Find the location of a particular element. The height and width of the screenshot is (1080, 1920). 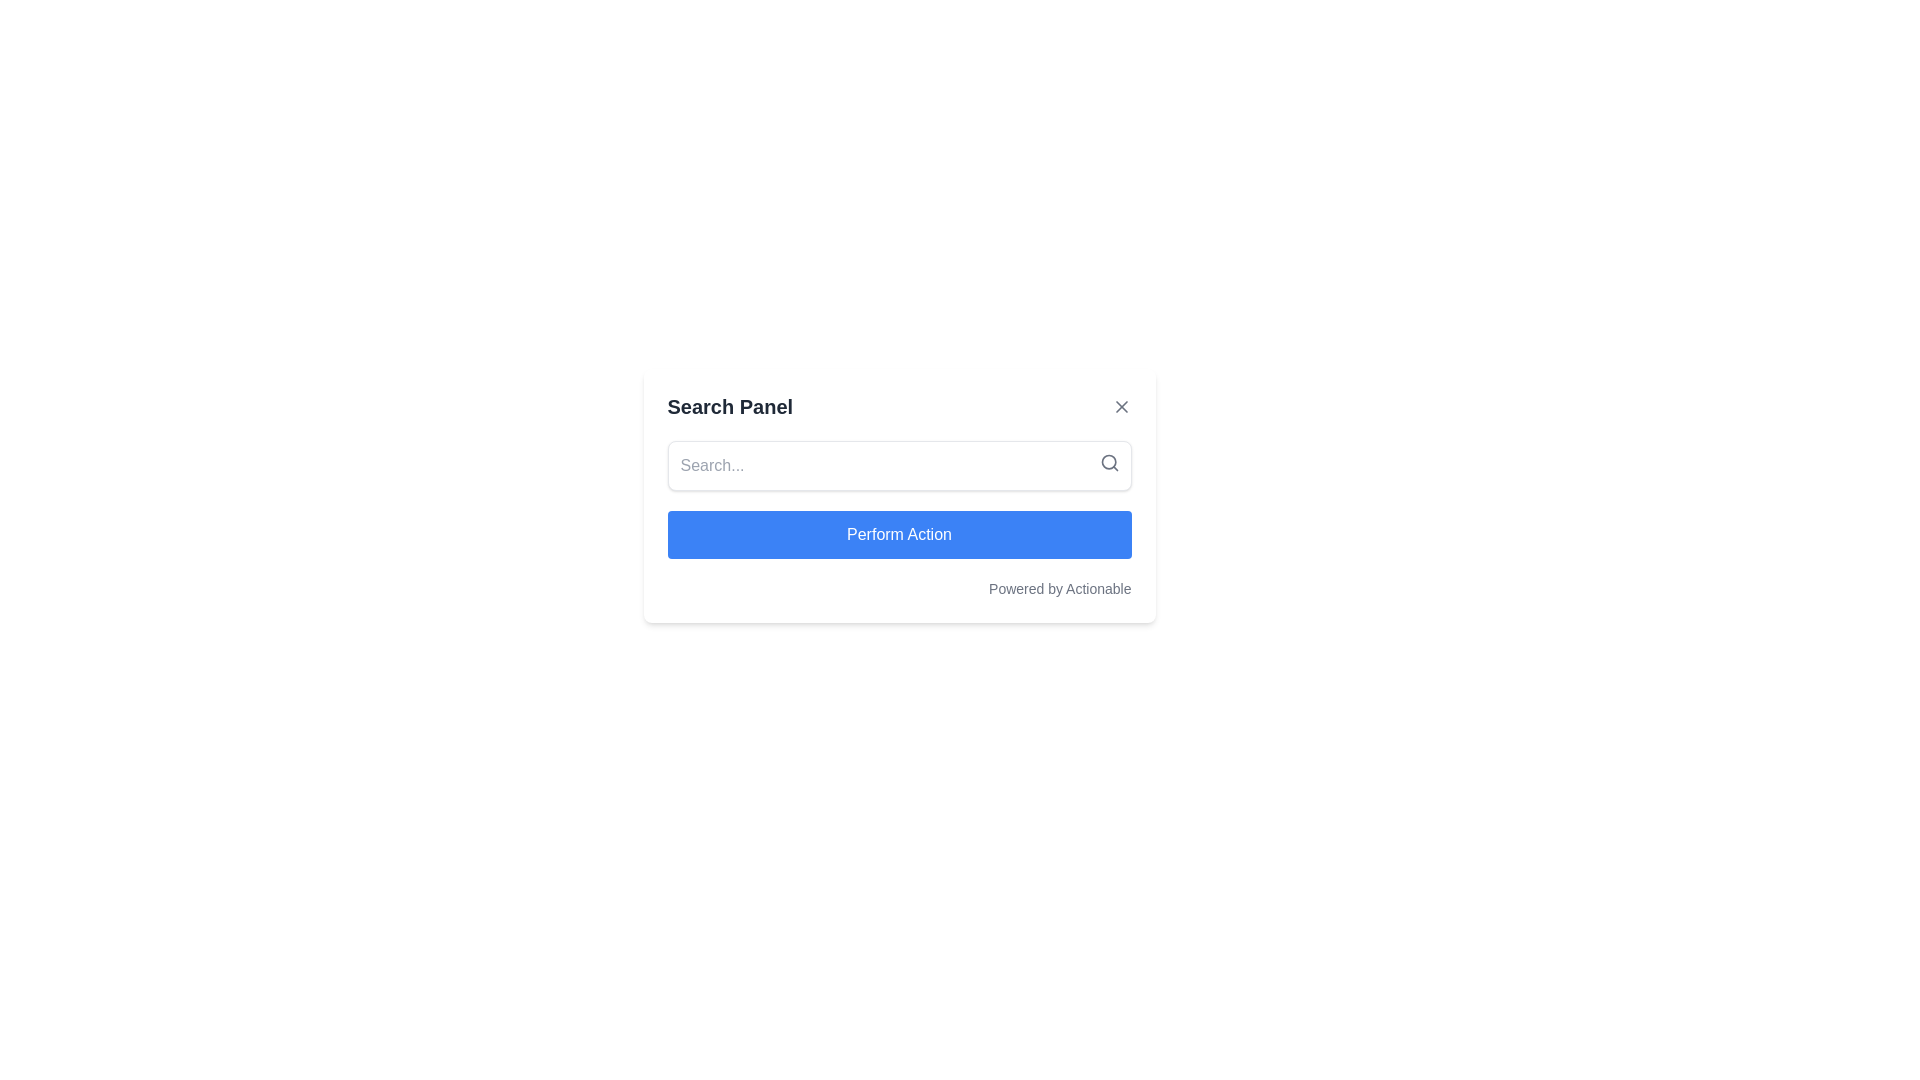

the graphical icon representing the search function, which is a circle within a magnifying glass located to the right of the input field labeled 'Search...' is located at coordinates (1107, 462).